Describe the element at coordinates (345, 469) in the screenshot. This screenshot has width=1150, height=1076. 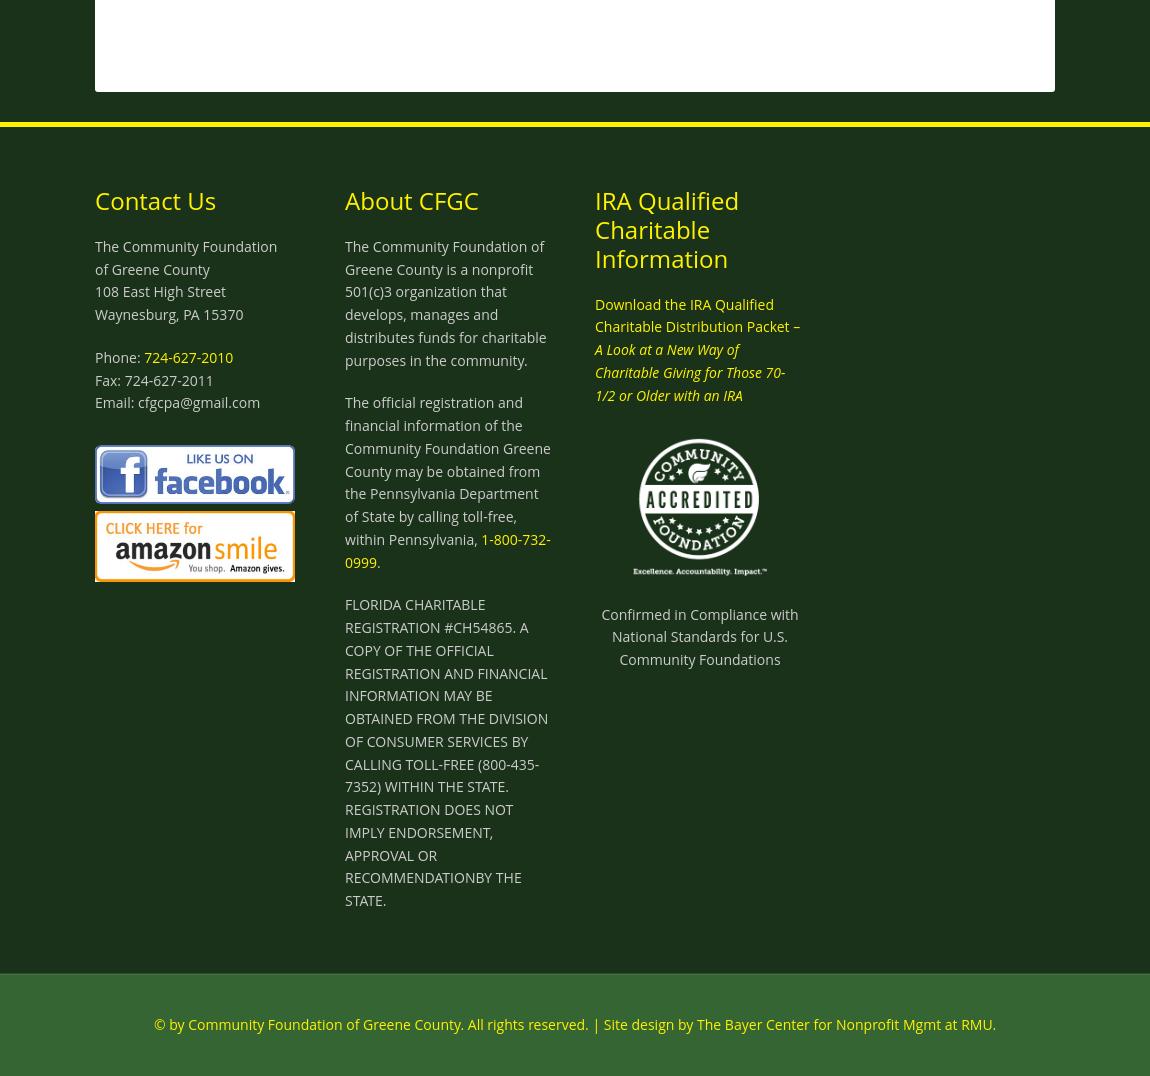
I see `'The official registration and financial information of the Community Foundation Greene County may be obtained from the Pennsylvania Department of State by calling toll-free, within Pennsylvania,'` at that location.